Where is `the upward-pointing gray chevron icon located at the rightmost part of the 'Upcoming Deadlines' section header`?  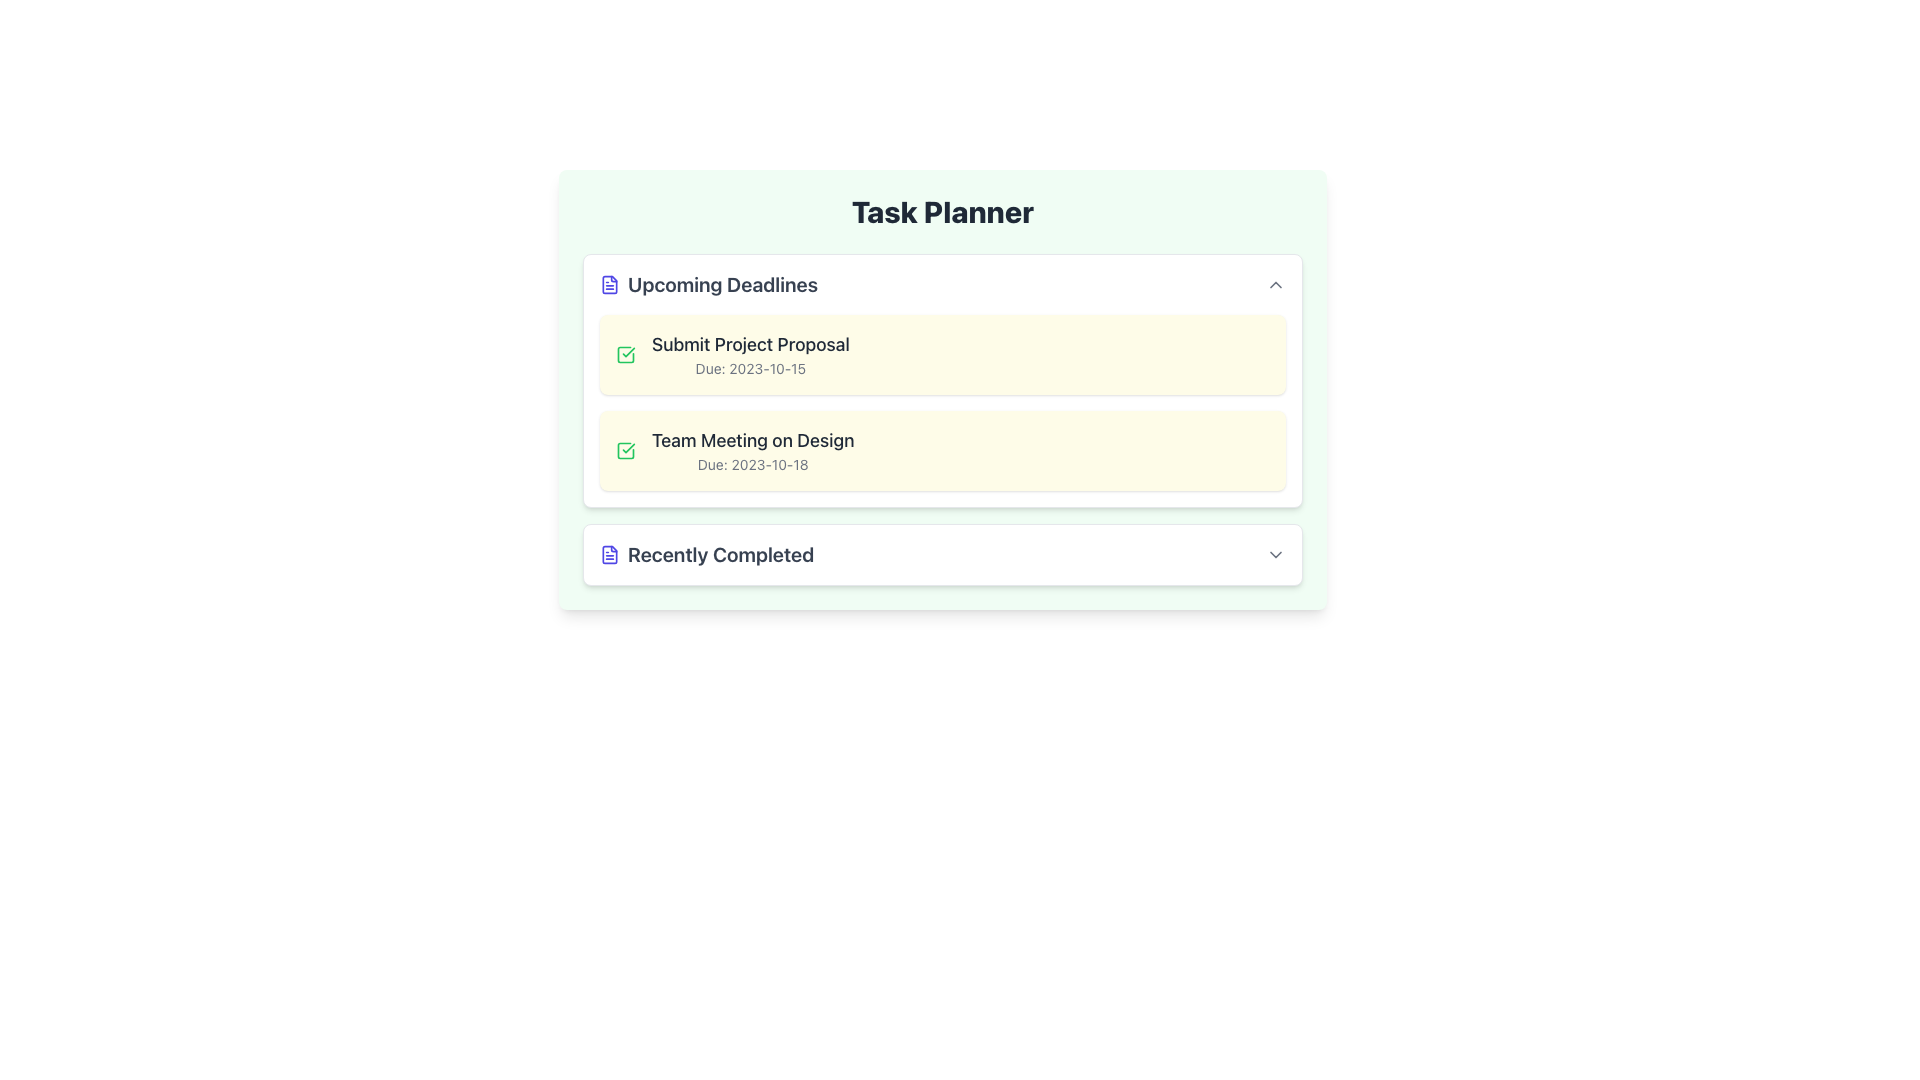 the upward-pointing gray chevron icon located at the rightmost part of the 'Upcoming Deadlines' section header is located at coordinates (1275, 285).